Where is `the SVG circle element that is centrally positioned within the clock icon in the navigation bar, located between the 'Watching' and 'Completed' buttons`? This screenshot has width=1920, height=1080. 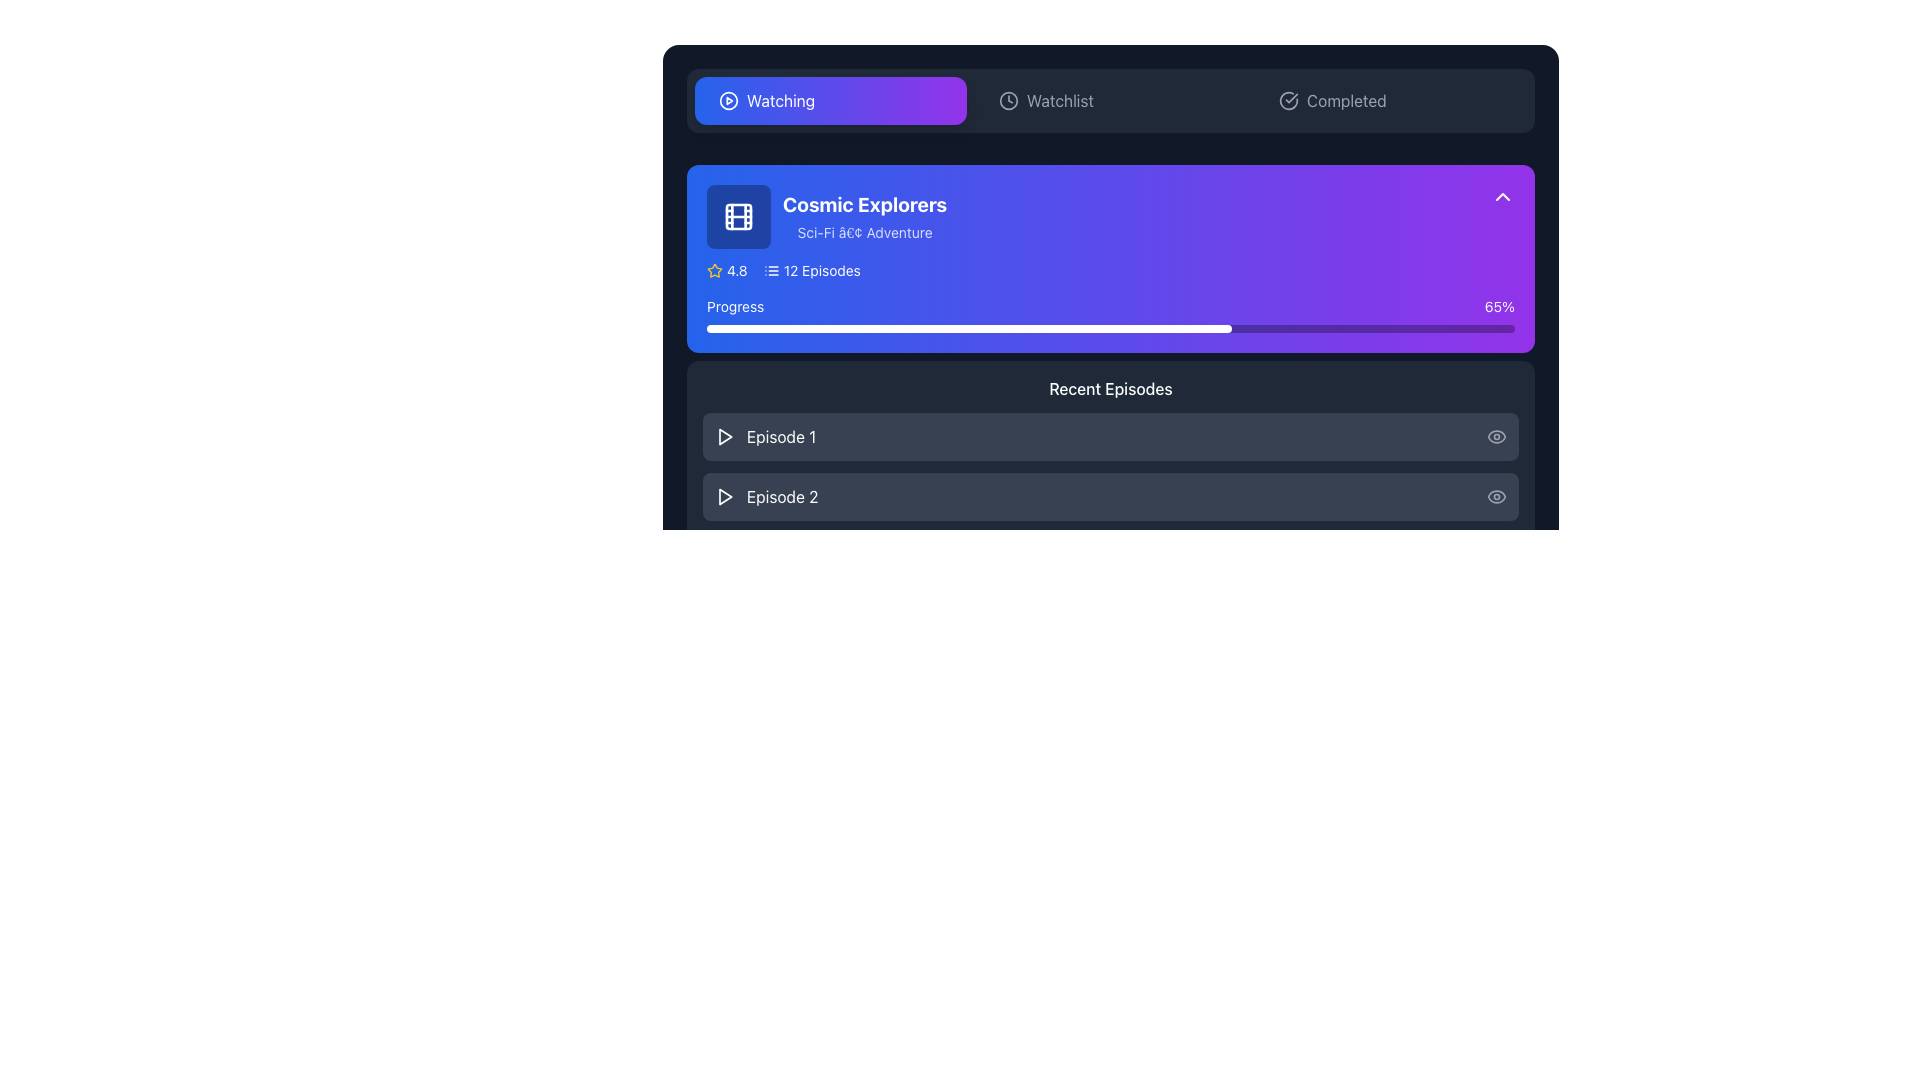 the SVG circle element that is centrally positioned within the clock icon in the navigation bar, located between the 'Watching' and 'Completed' buttons is located at coordinates (1008, 100).